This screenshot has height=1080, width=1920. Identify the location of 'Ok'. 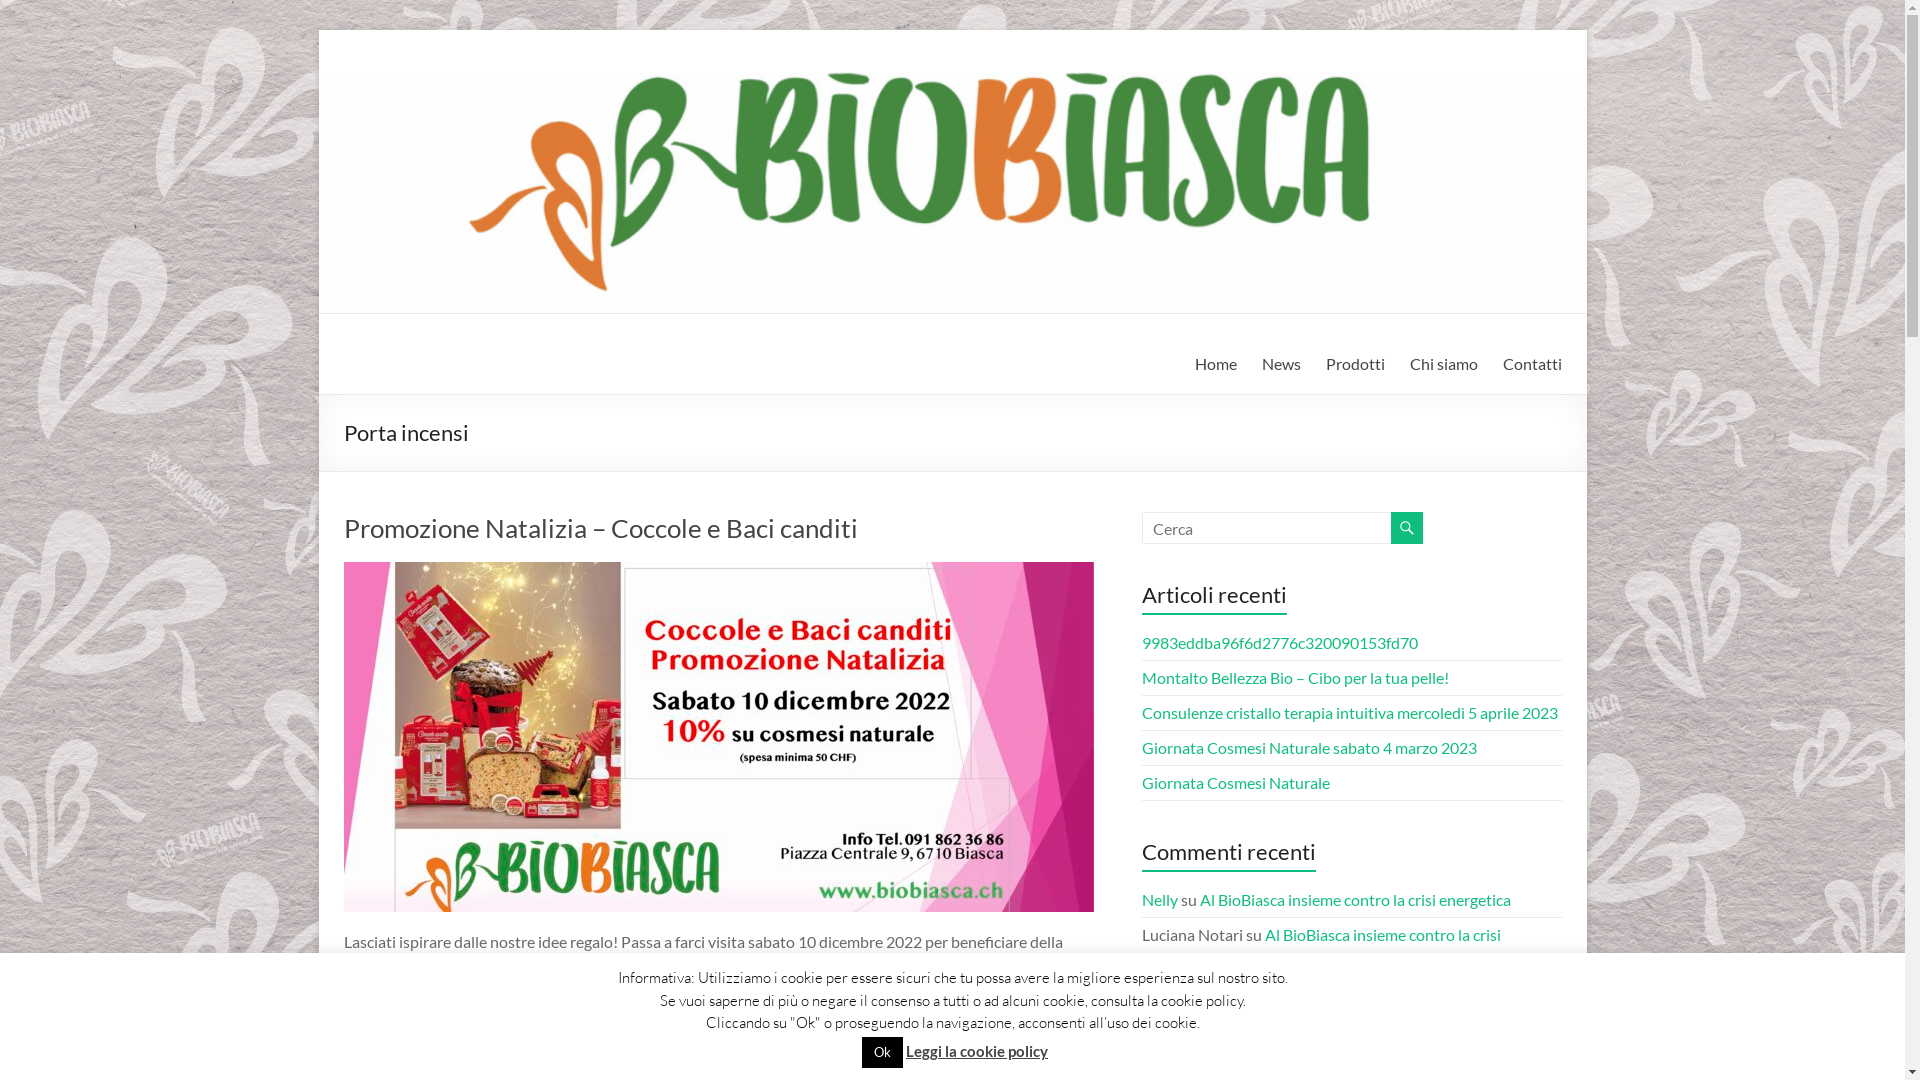
(881, 1051).